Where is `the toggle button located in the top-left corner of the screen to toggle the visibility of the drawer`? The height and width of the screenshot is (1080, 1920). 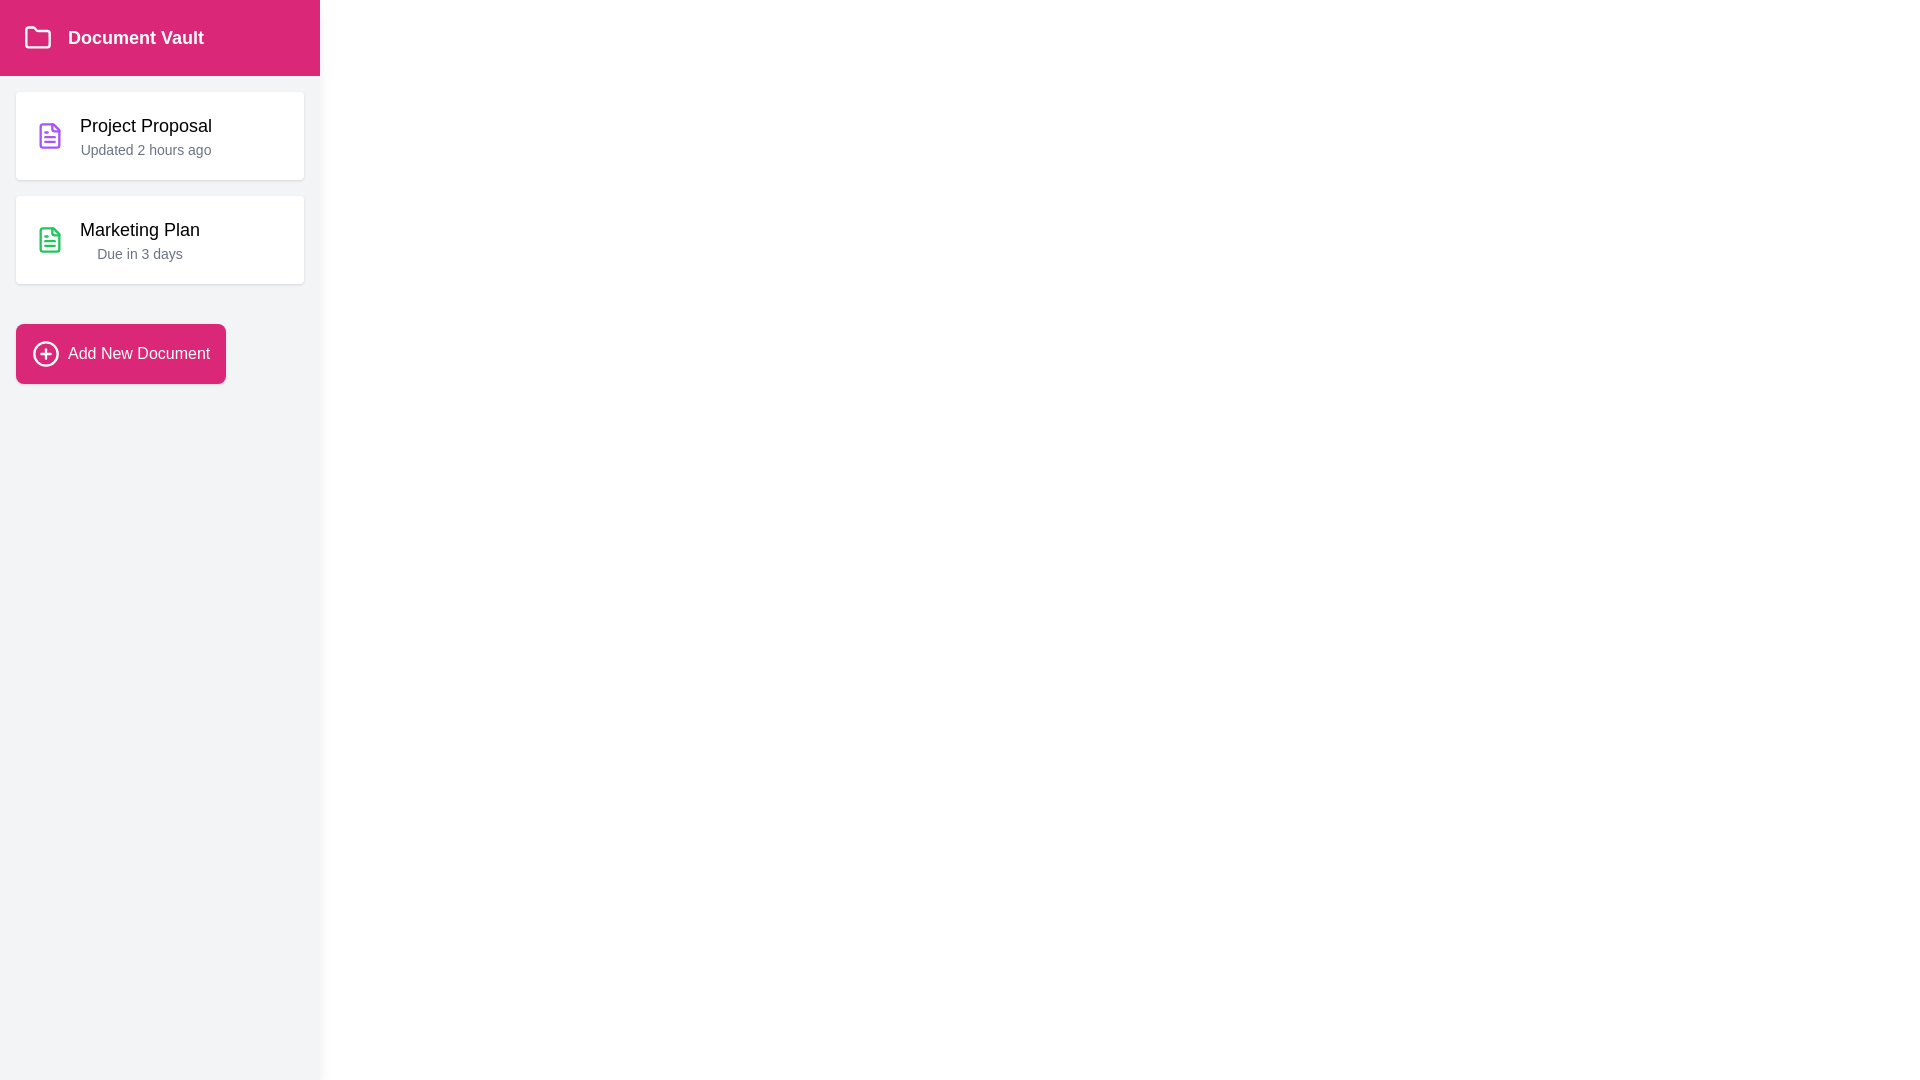 the toggle button located in the top-left corner of the screen to toggle the visibility of the drawer is located at coordinates (56, 63).